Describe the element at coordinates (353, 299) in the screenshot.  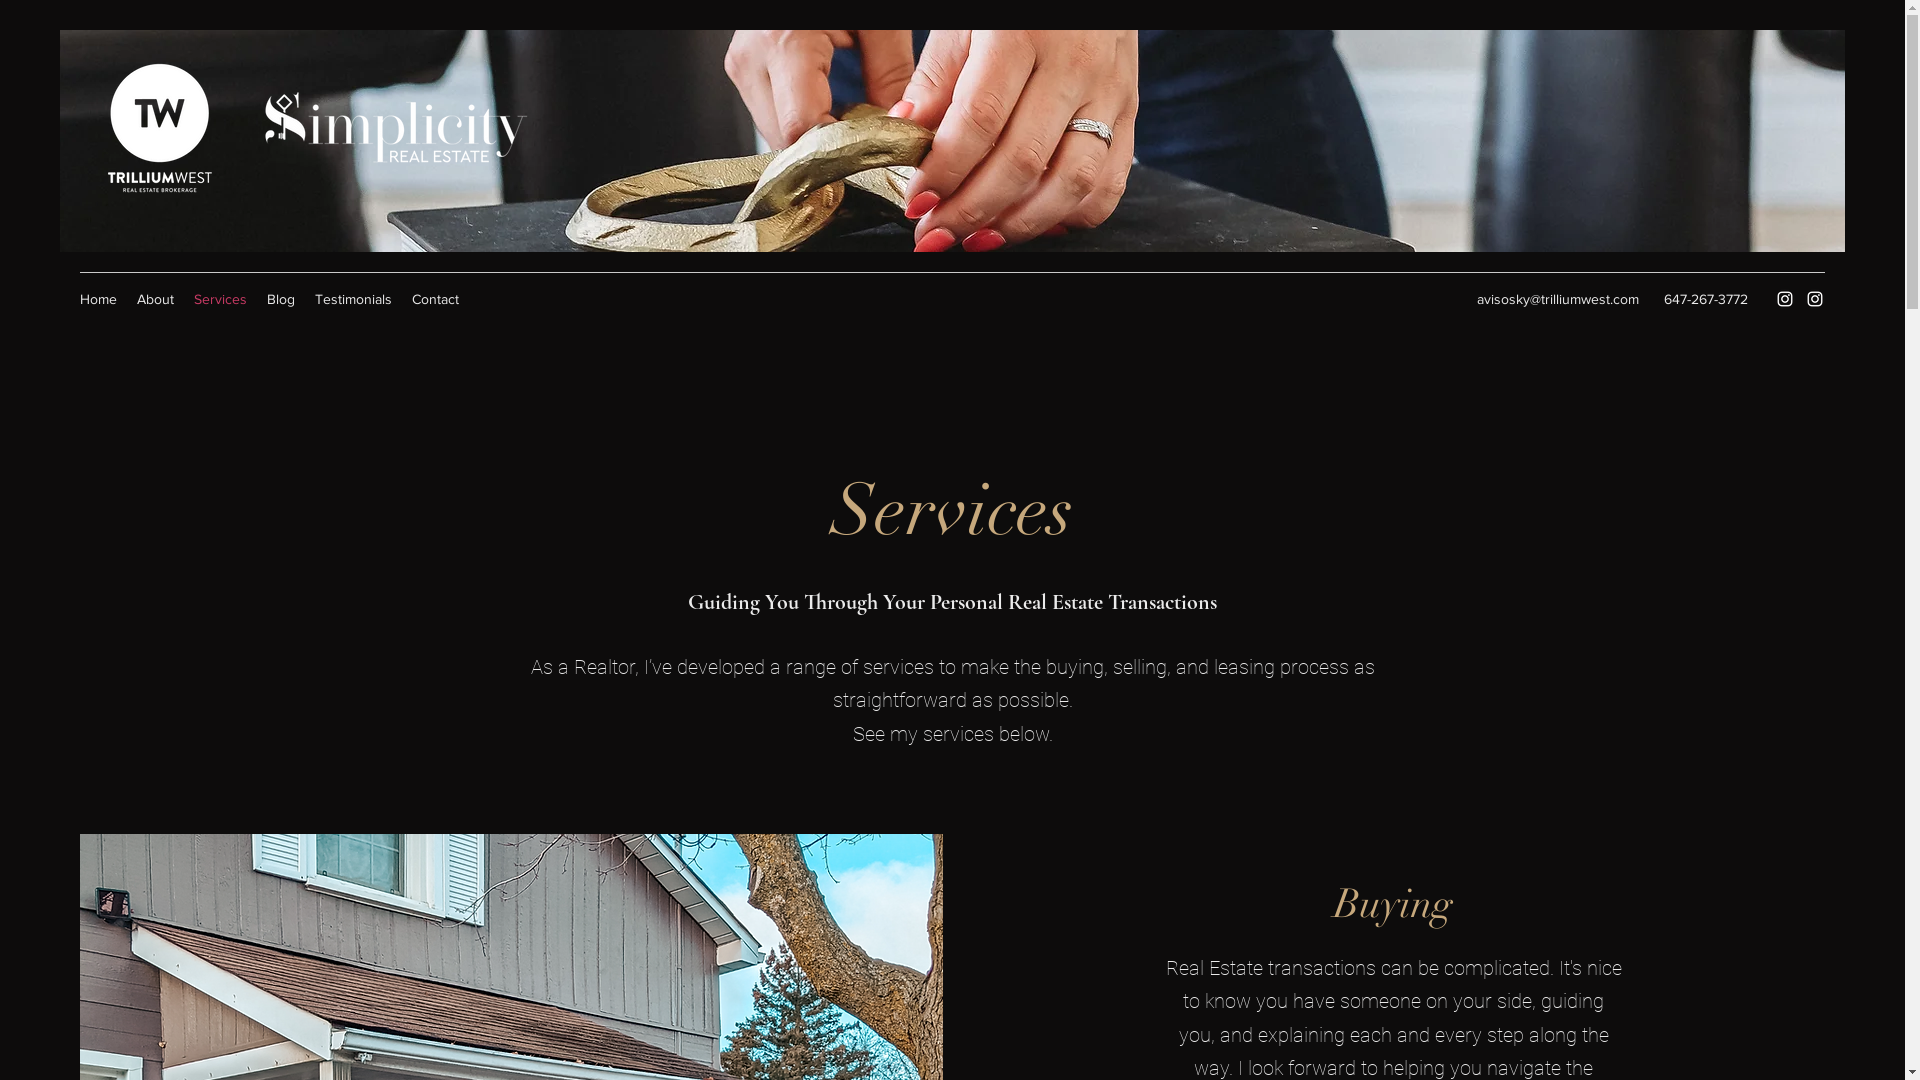
I see `'Testimonials'` at that location.